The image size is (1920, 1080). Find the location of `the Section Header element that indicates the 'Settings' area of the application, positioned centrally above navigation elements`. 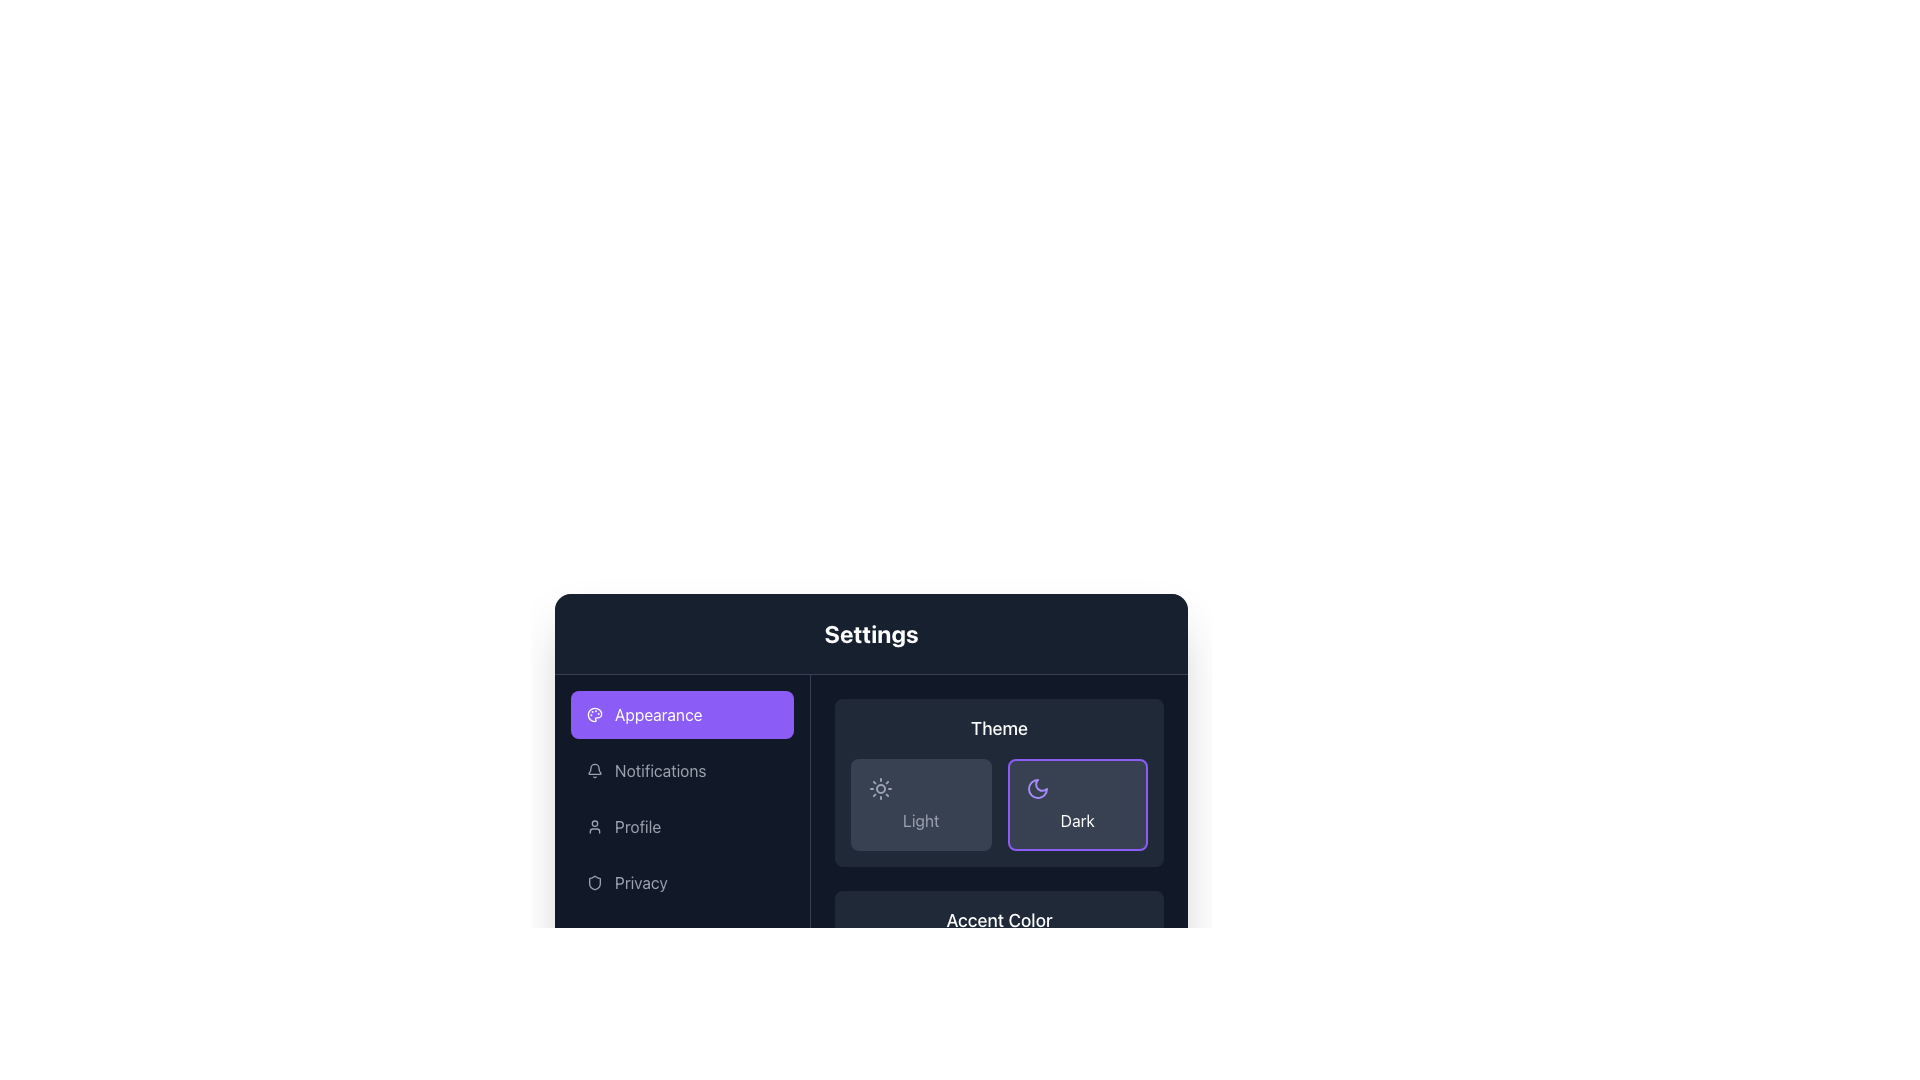

the Section Header element that indicates the 'Settings' area of the application, positioned centrally above navigation elements is located at coordinates (871, 634).